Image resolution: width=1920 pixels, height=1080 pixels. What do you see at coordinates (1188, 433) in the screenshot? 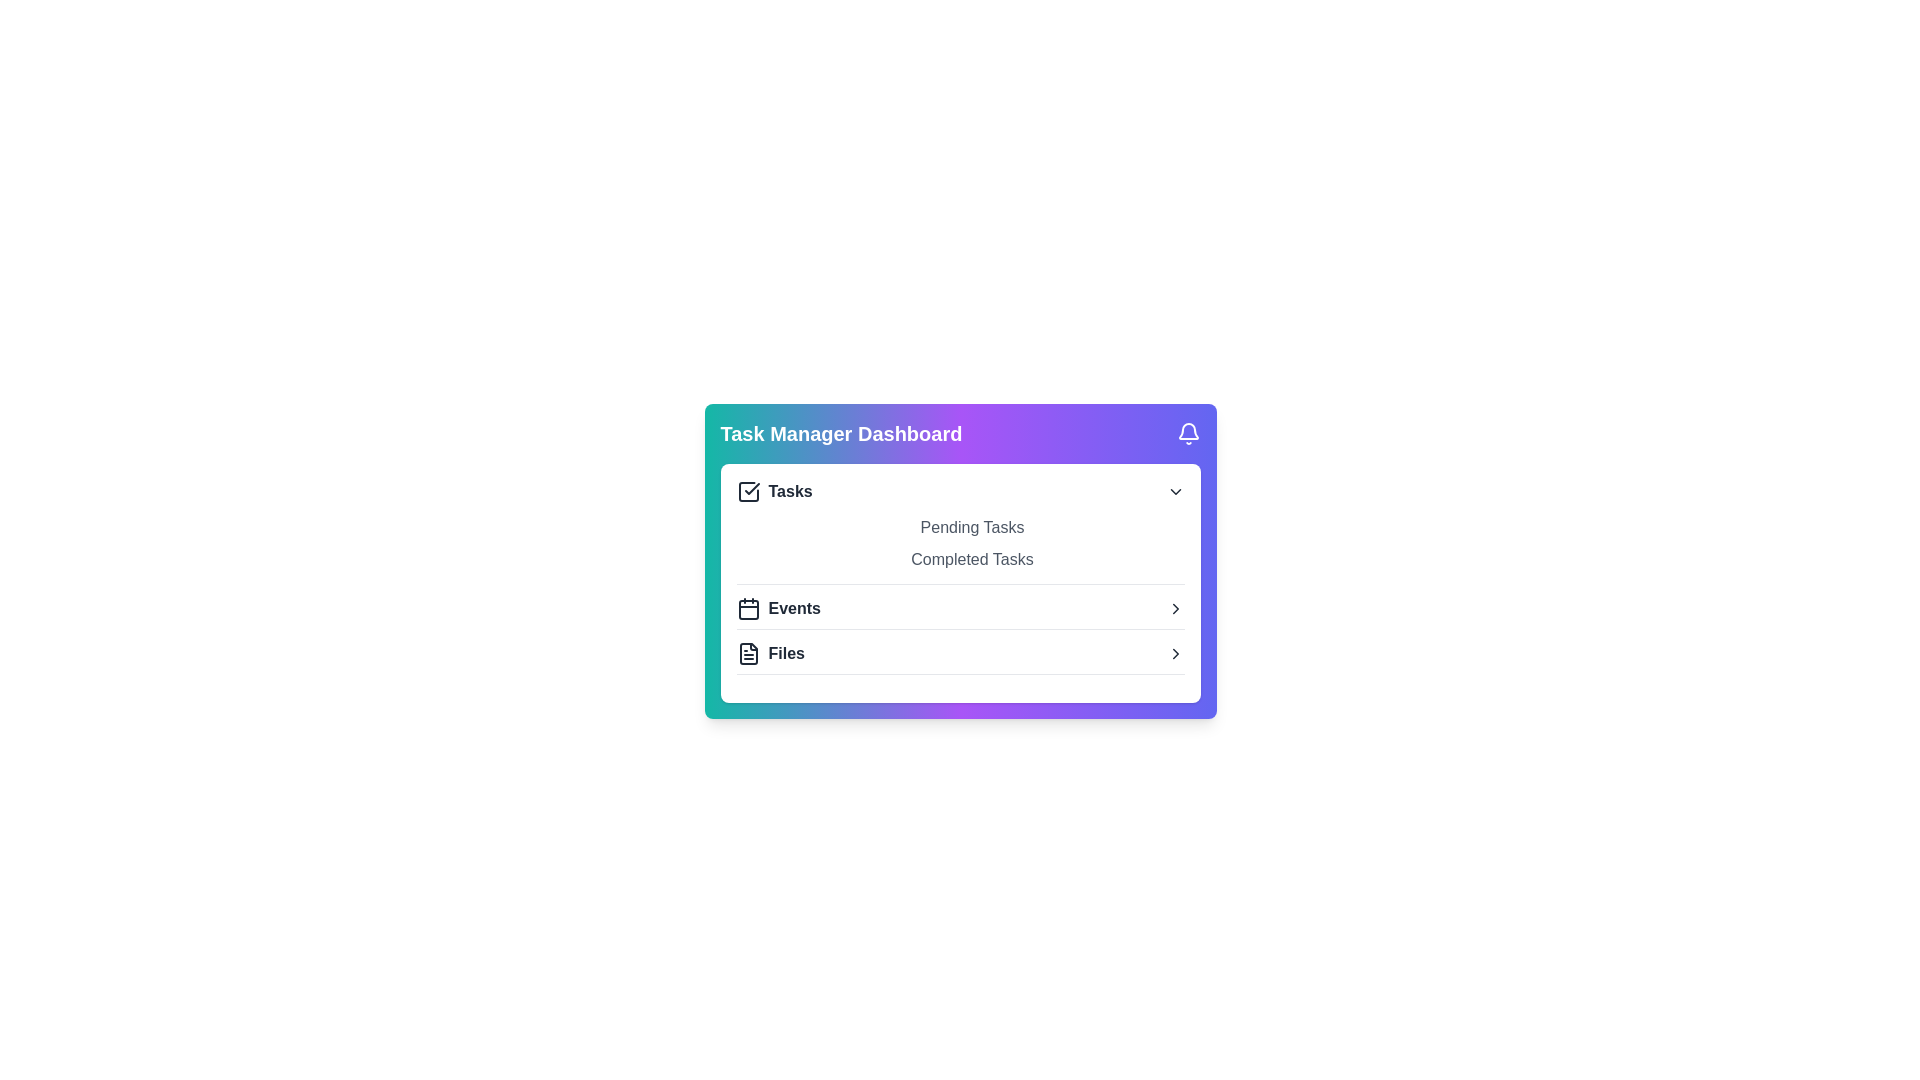
I see `the notification bell icon, which is a white bell icon on a purple gradient background located at the top-right corner of the 'Task Manager Dashboard' section, to trigger a hover animation` at bounding box center [1188, 433].